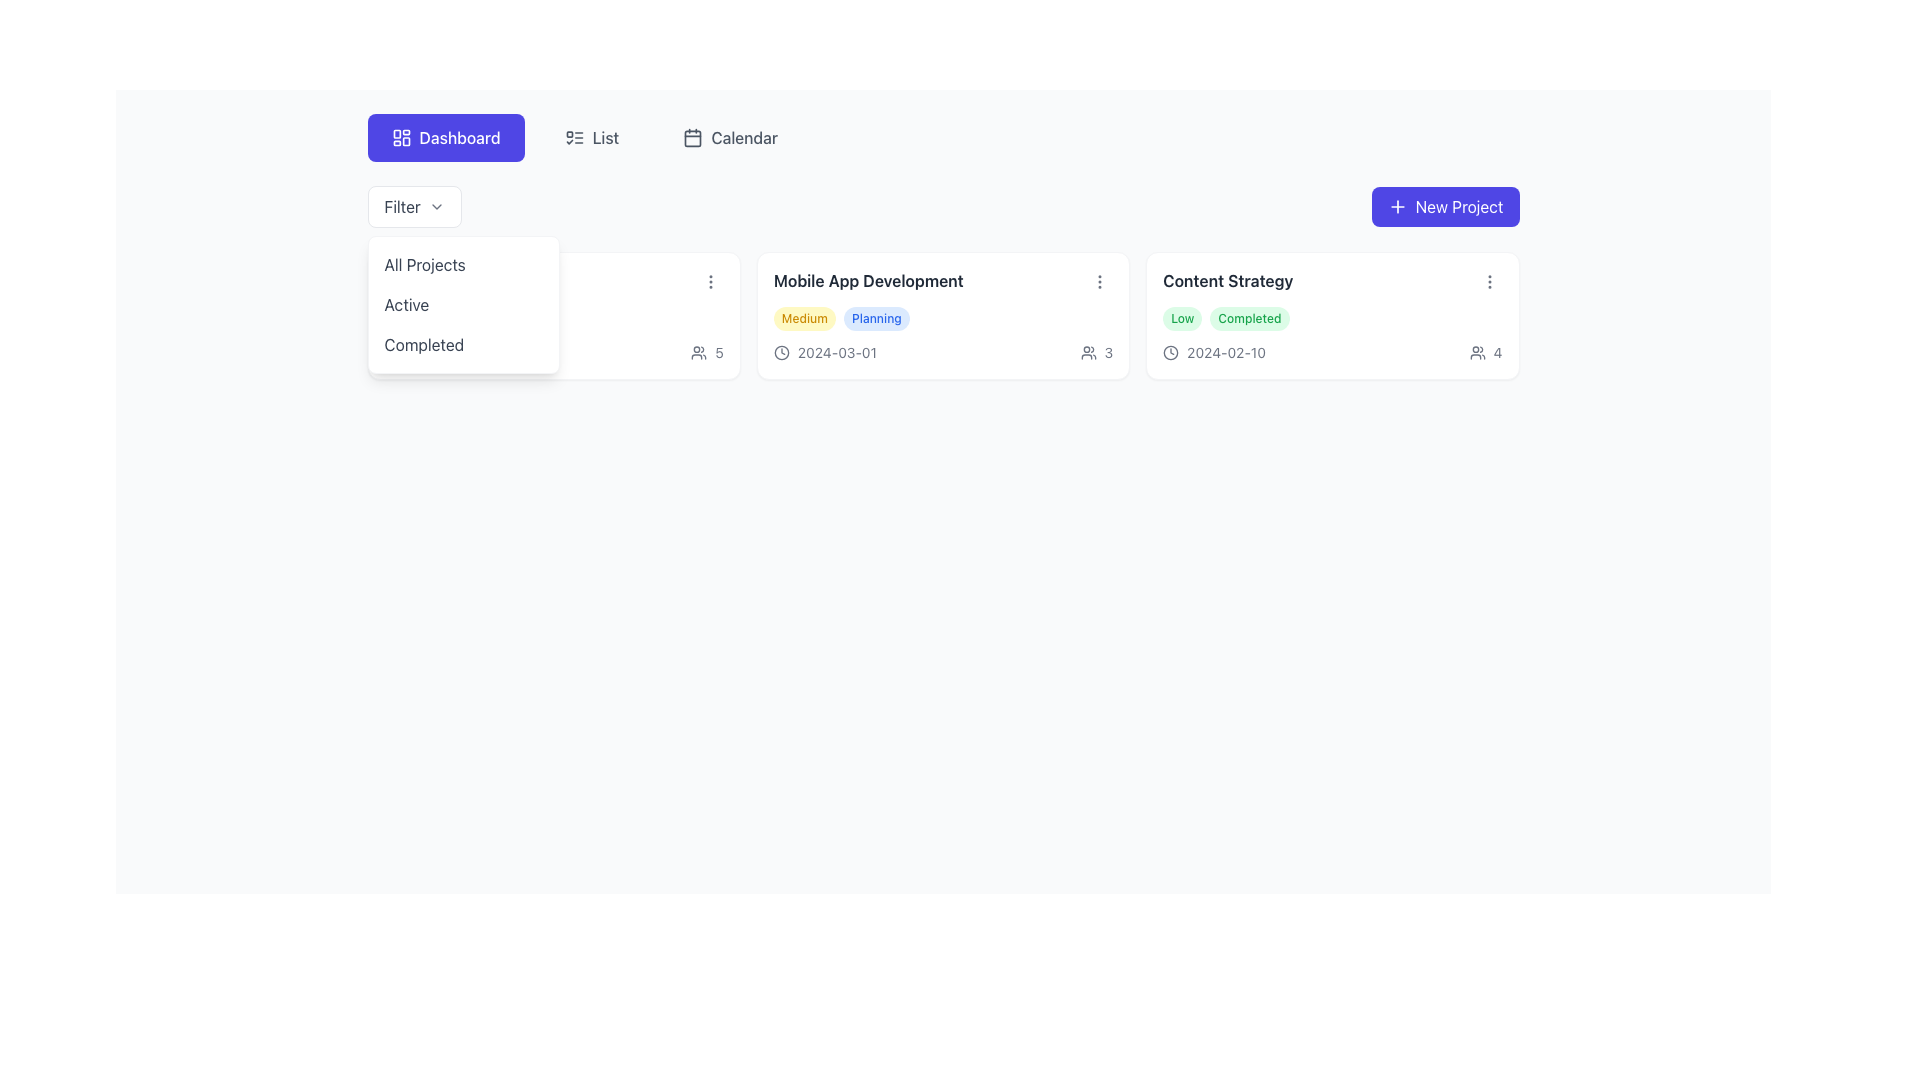 This screenshot has height=1080, width=1920. What do you see at coordinates (942, 281) in the screenshot?
I see `the 'Mobile App Development' text label located at the top of the first project card on the main dashboard` at bounding box center [942, 281].